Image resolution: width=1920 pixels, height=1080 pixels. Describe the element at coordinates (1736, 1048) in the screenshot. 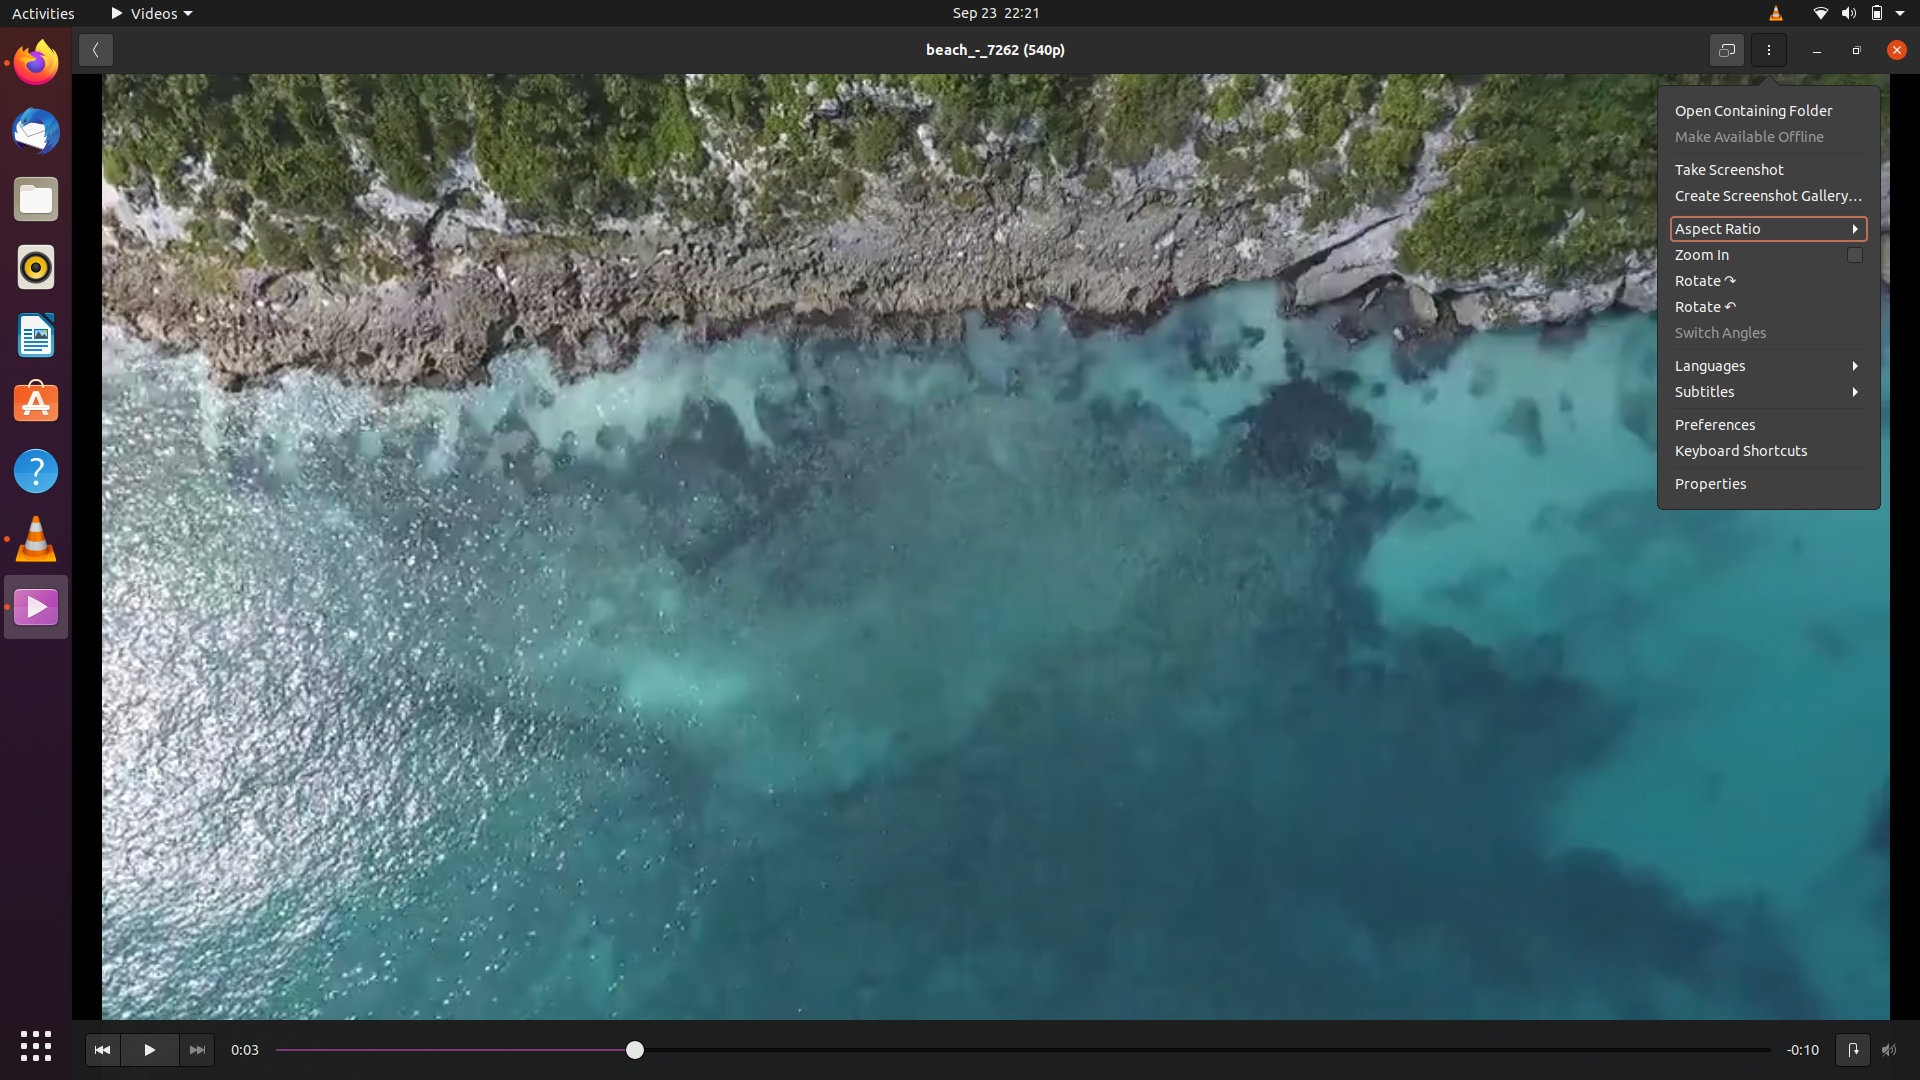

I see `Move to the last second of the current video` at that location.